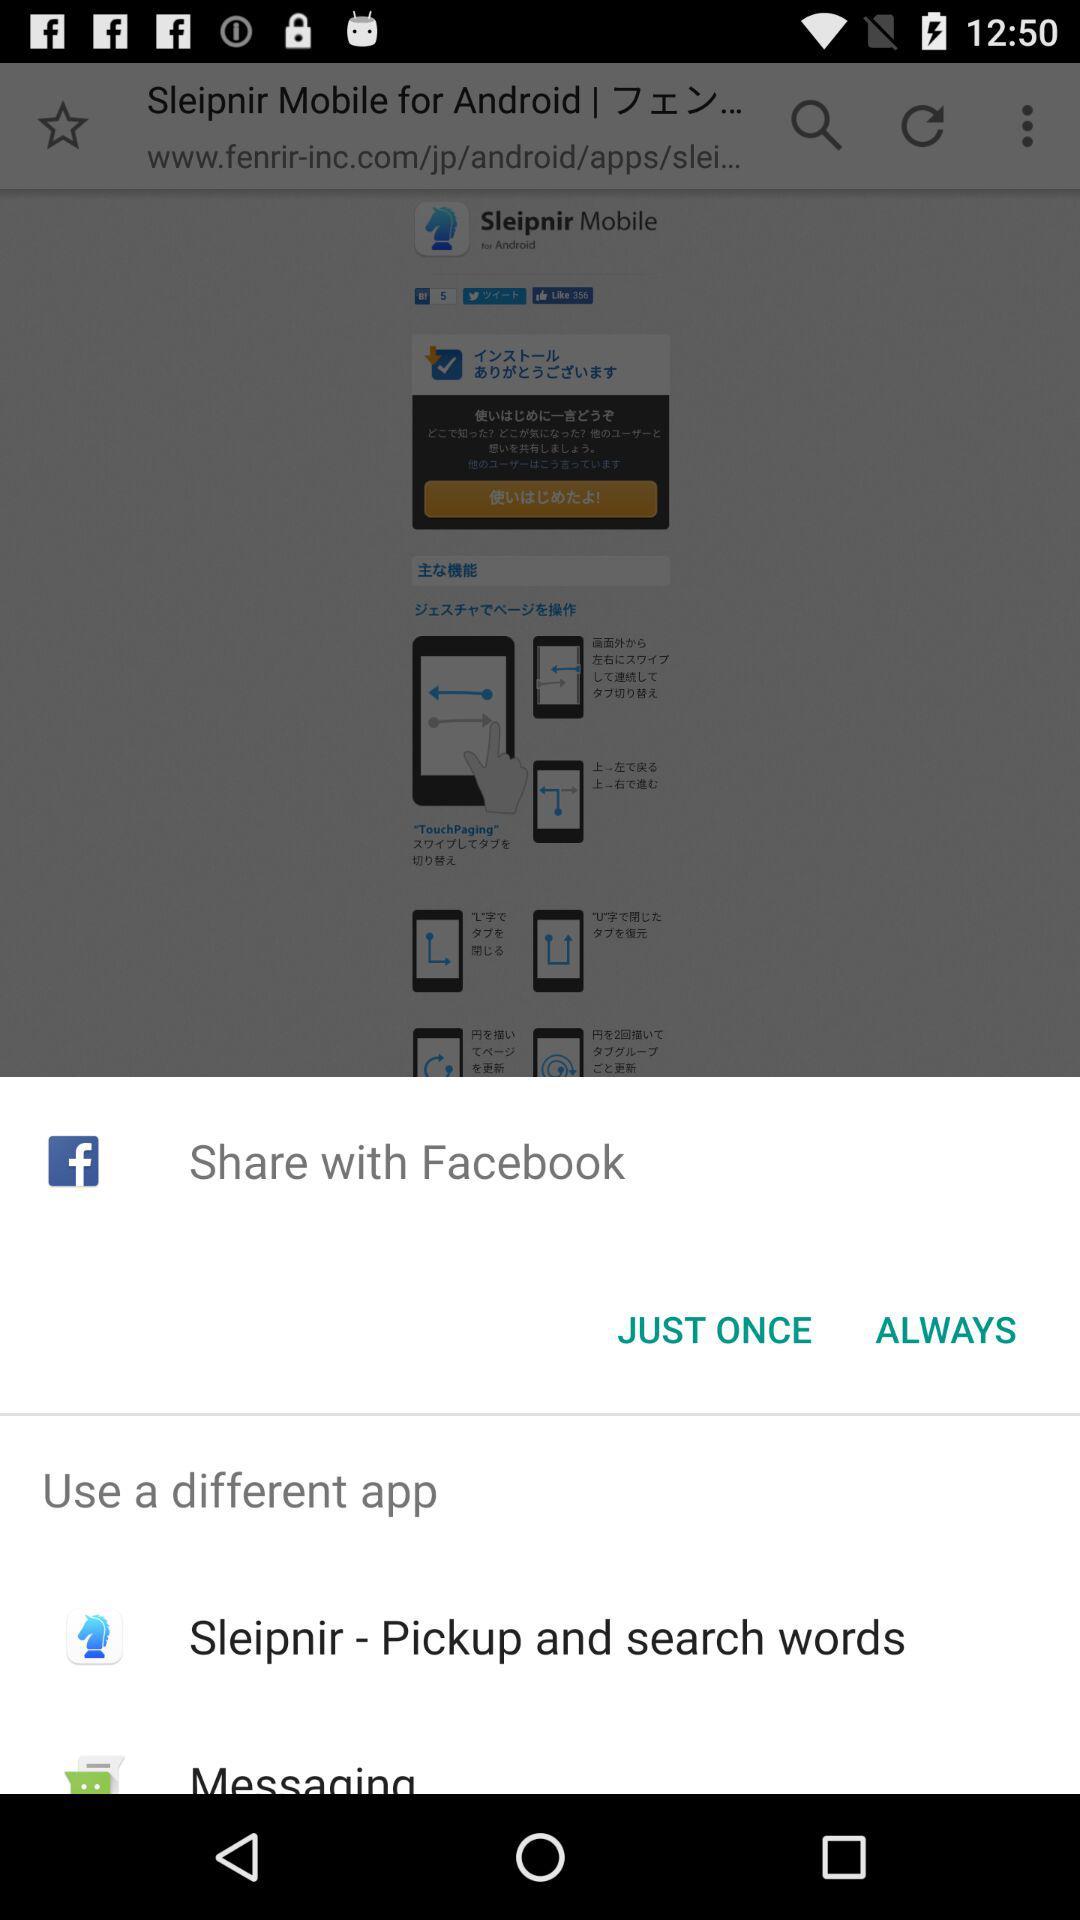  Describe the element at coordinates (945, 1329) in the screenshot. I see `the item below share with facebook icon` at that location.